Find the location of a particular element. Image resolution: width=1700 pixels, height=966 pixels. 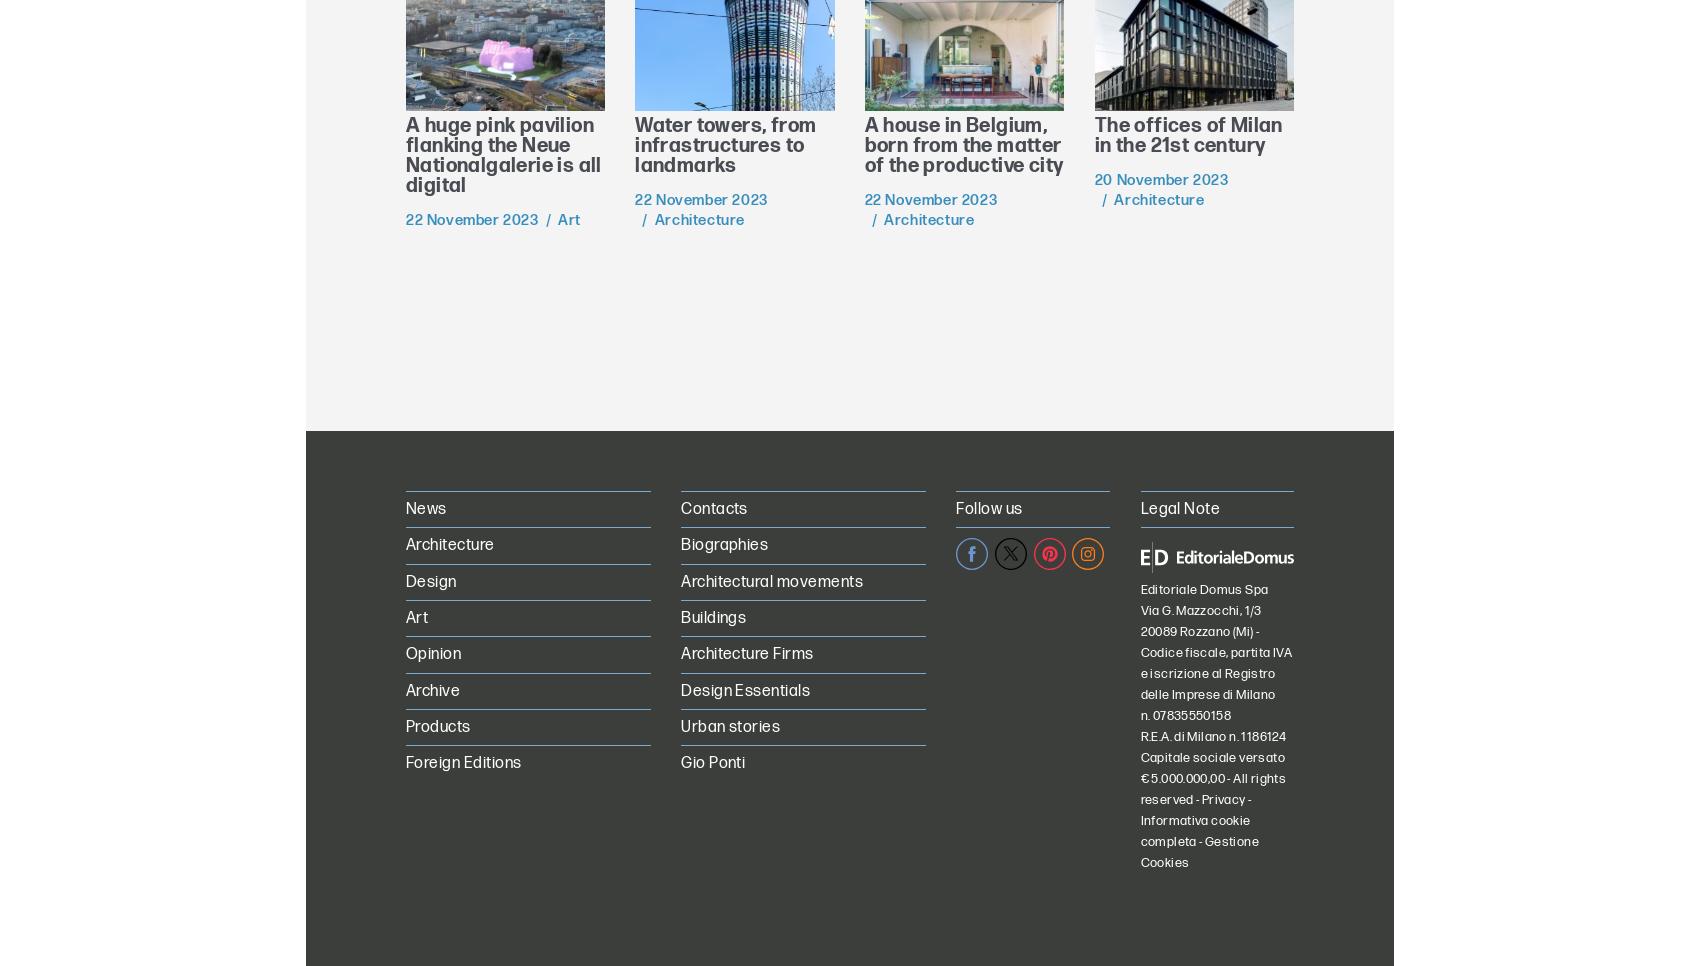

'Urban stories' is located at coordinates (730, 726).